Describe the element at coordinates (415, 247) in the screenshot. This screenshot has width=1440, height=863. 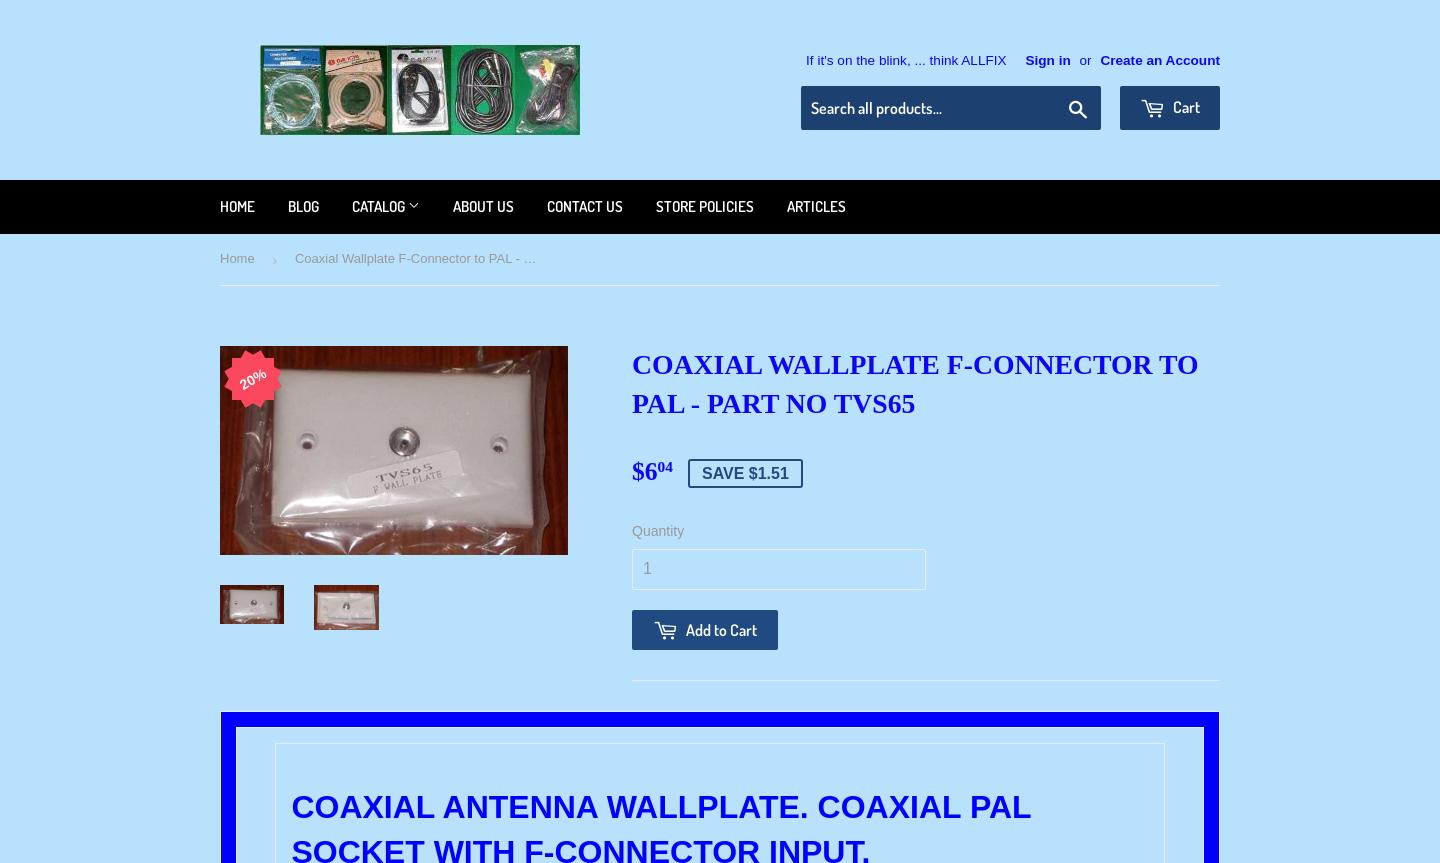
I see `'Major Appliance Parts'` at that location.